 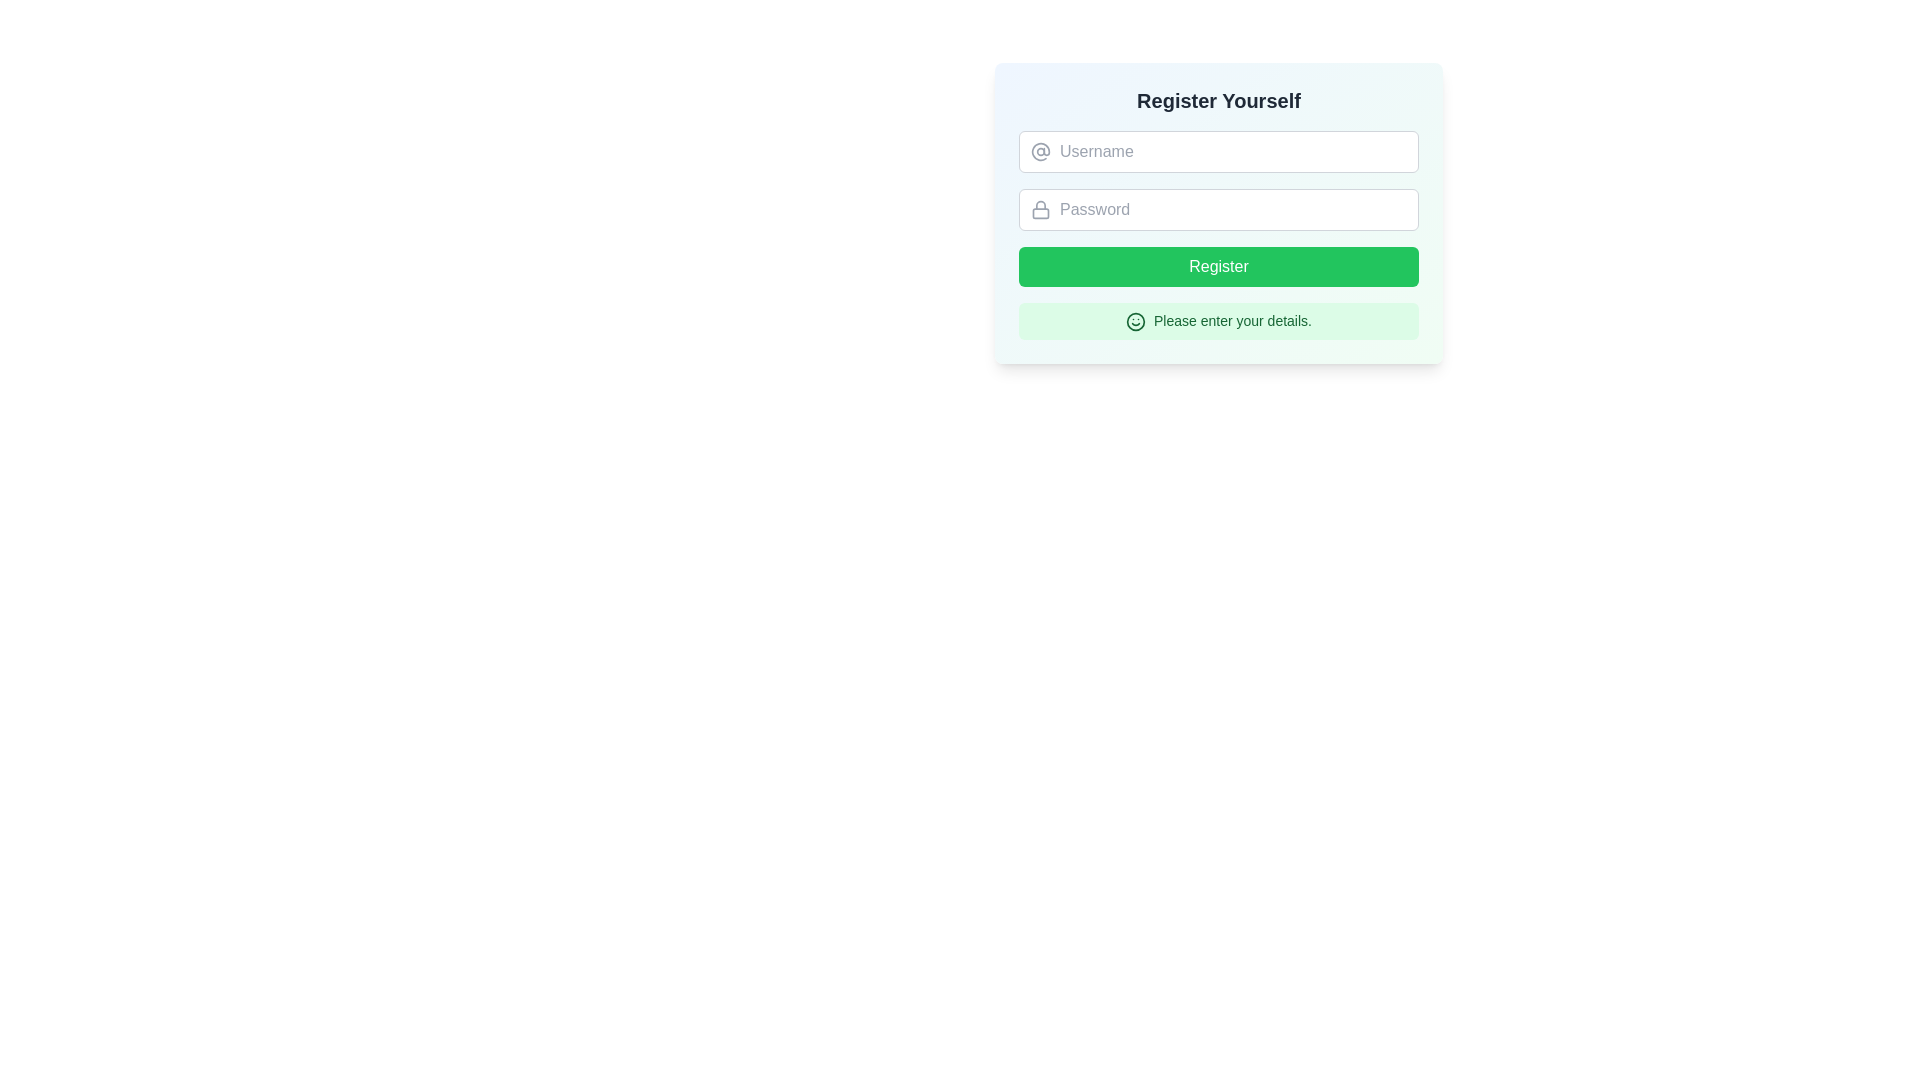 What do you see at coordinates (1218, 319) in the screenshot?
I see `text from the informational message or notification box located below the green 'Register' button within a bordered card-like structure` at bounding box center [1218, 319].